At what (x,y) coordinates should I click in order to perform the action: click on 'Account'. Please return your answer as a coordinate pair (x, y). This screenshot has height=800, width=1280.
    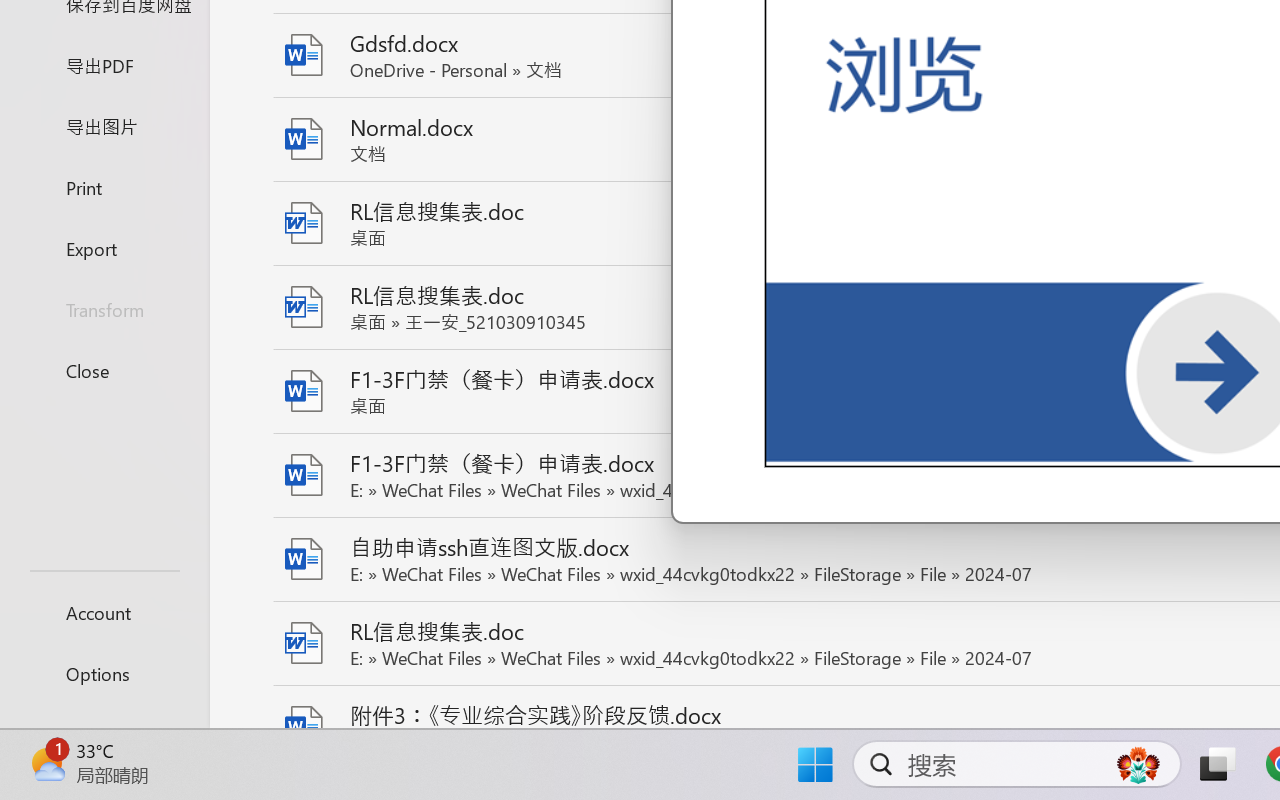
    Looking at the image, I should click on (103, 612).